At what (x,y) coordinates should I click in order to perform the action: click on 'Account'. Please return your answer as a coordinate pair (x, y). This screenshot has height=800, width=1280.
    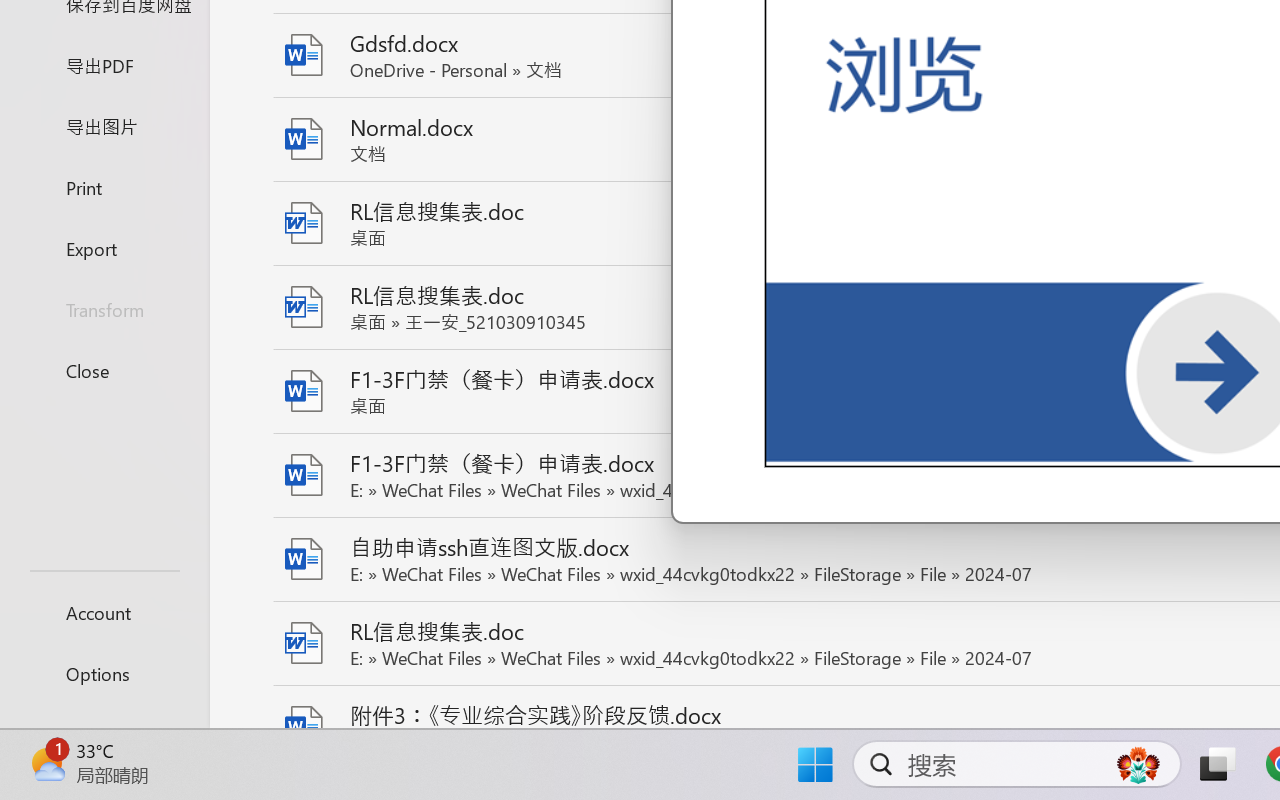
    Looking at the image, I should click on (103, 612).